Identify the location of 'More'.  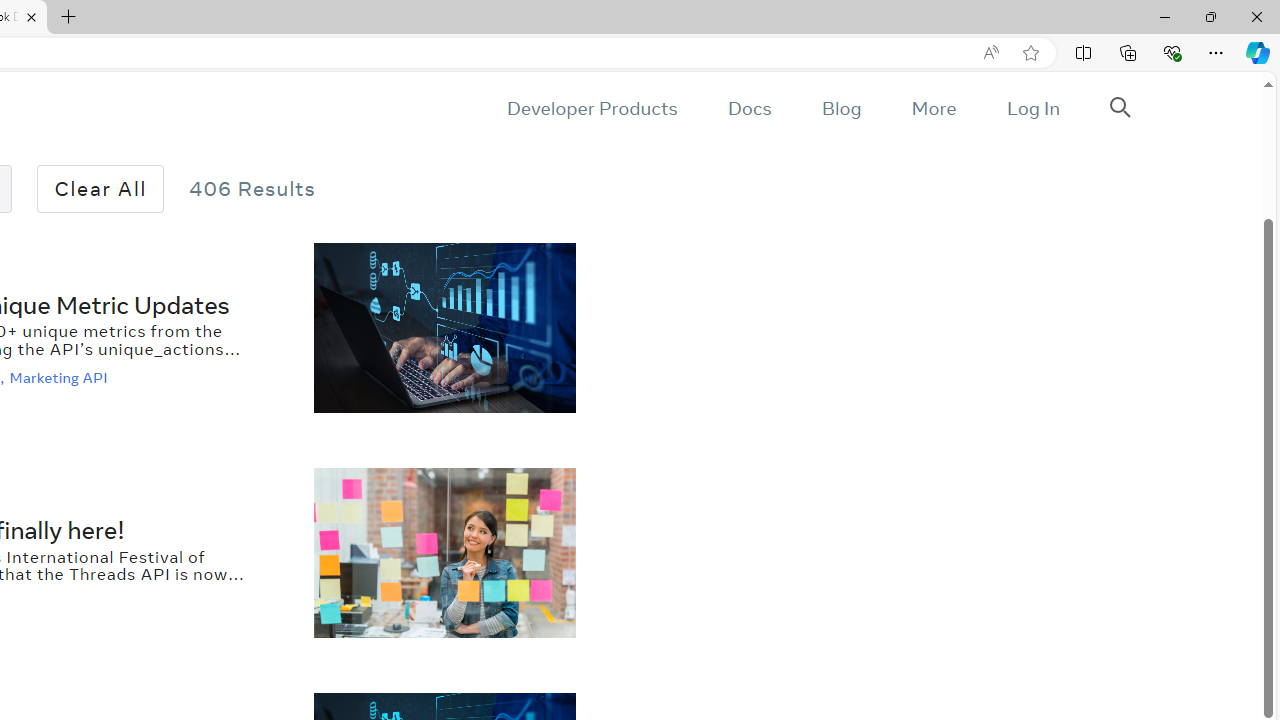
(932, 108).